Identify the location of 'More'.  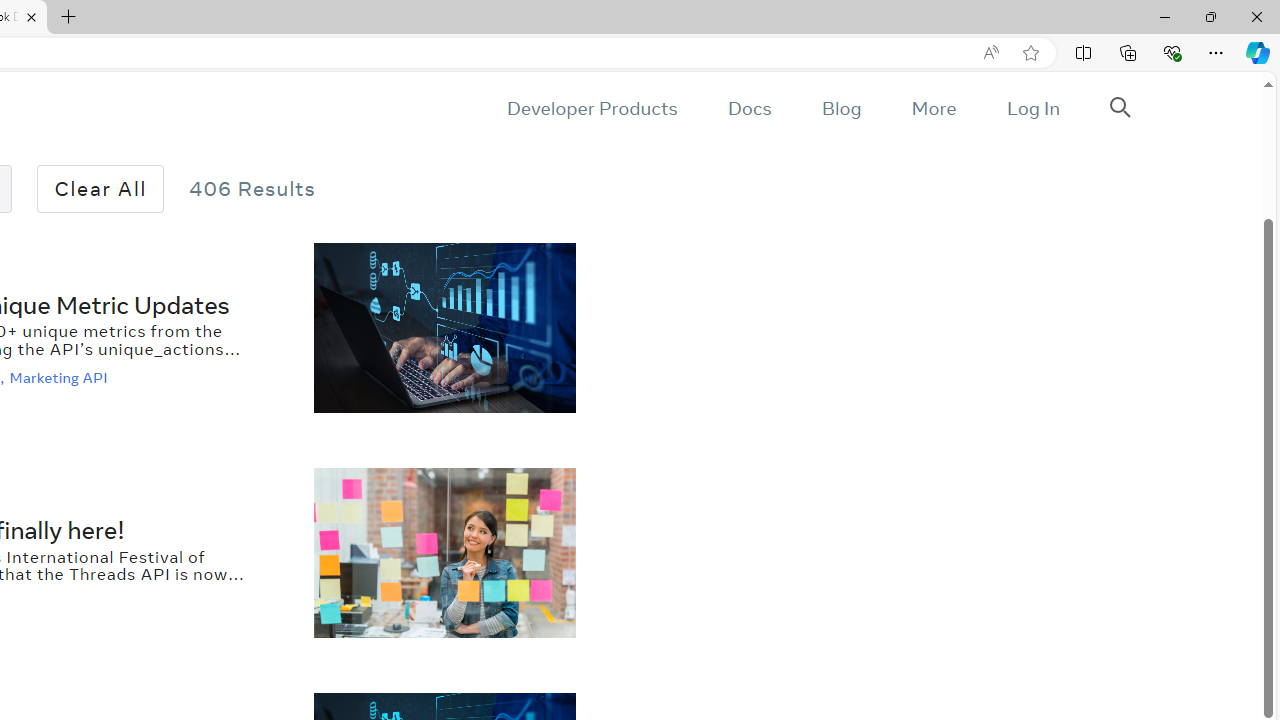
(932, 108).